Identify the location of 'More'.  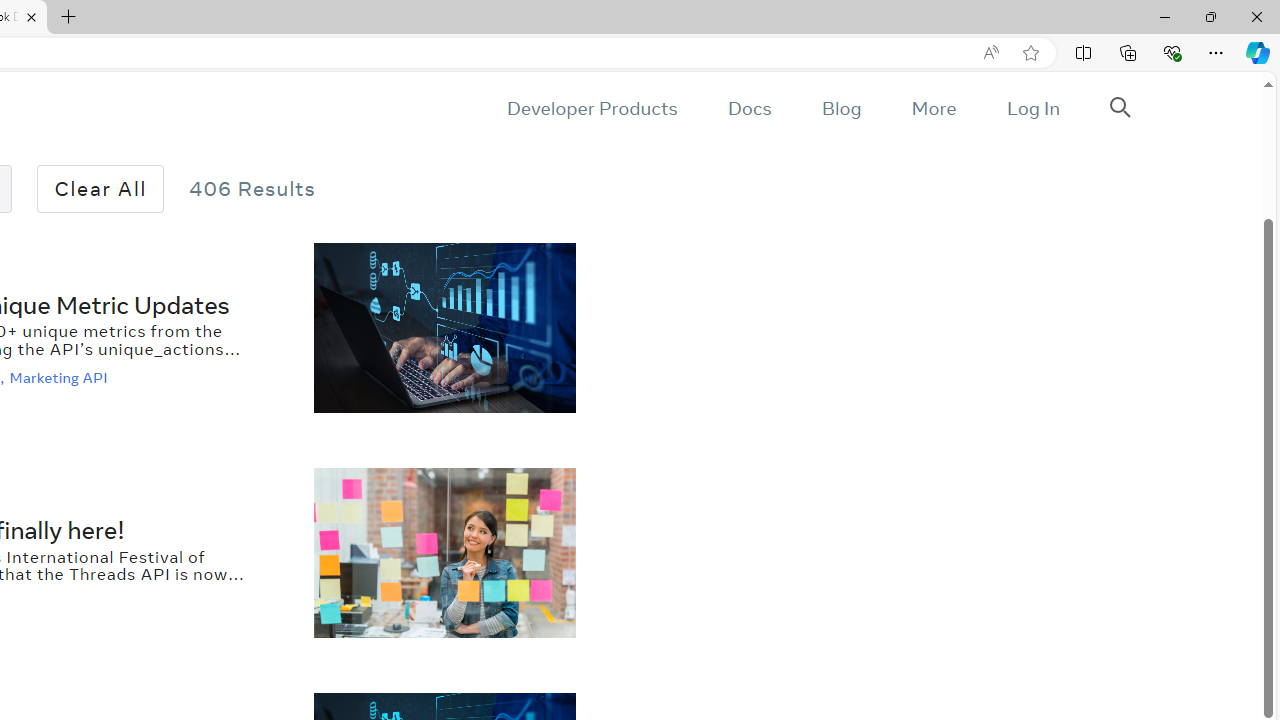
(932, 108).